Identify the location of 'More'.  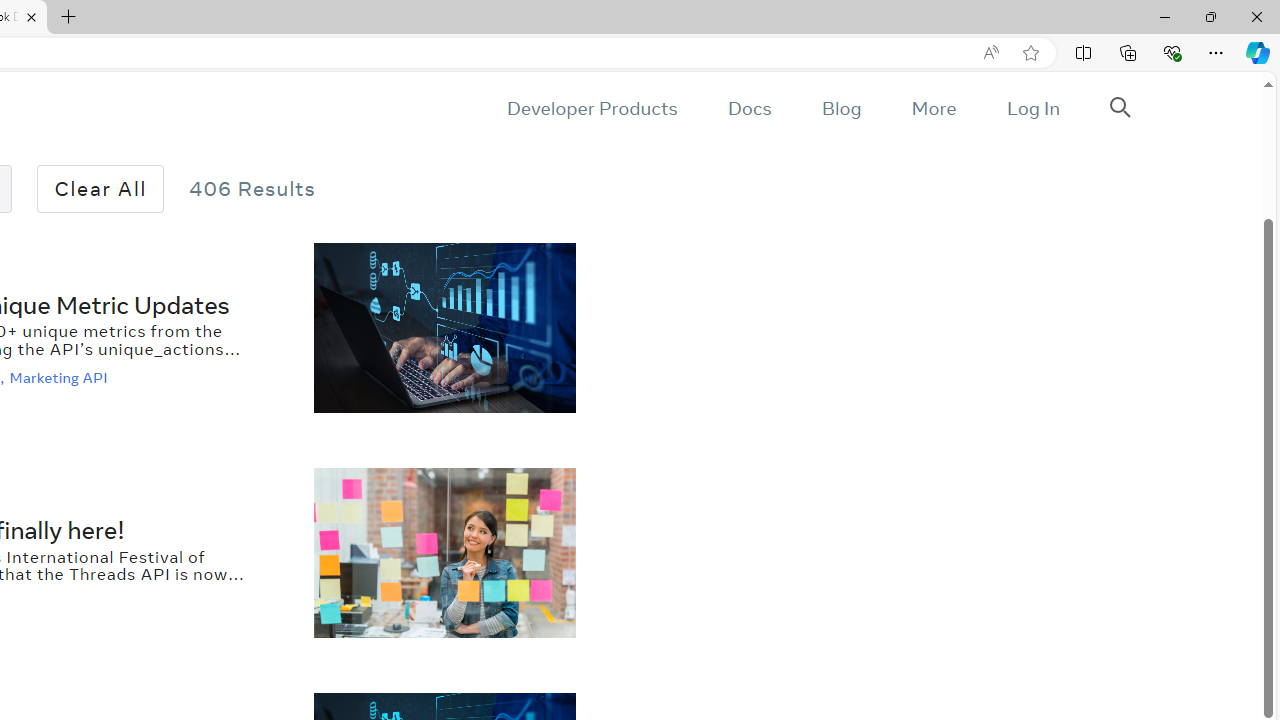
(932, 108).